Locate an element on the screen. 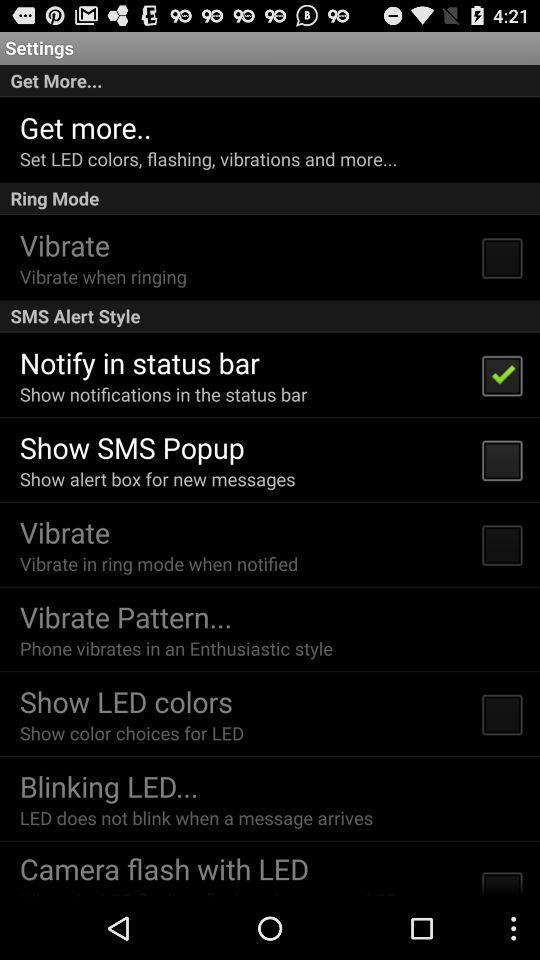 The image size is (540, 960). the app above the show sms popup item is located at coordinates (162, 393).